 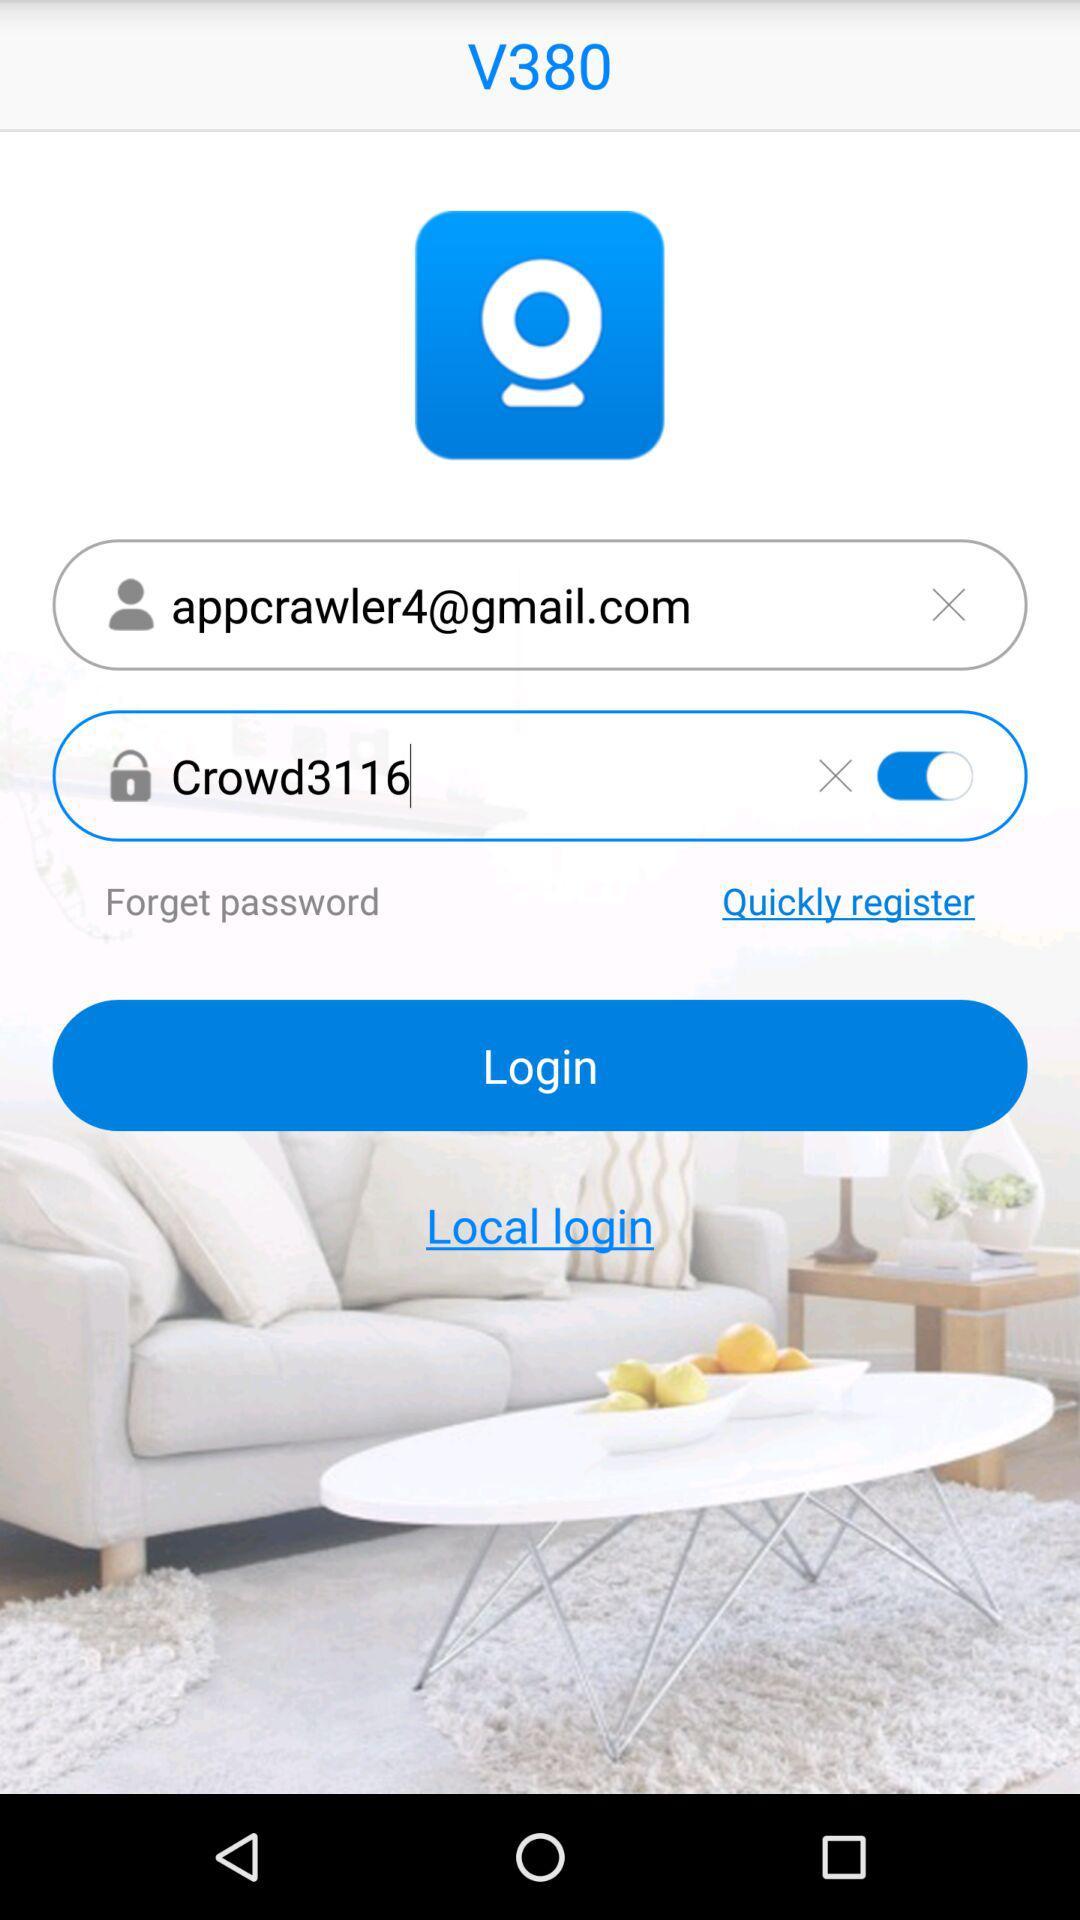 What do you see at coordinates (835, 830) in the screenshot?
I see `the close icon` at bounding box center [835, 830].